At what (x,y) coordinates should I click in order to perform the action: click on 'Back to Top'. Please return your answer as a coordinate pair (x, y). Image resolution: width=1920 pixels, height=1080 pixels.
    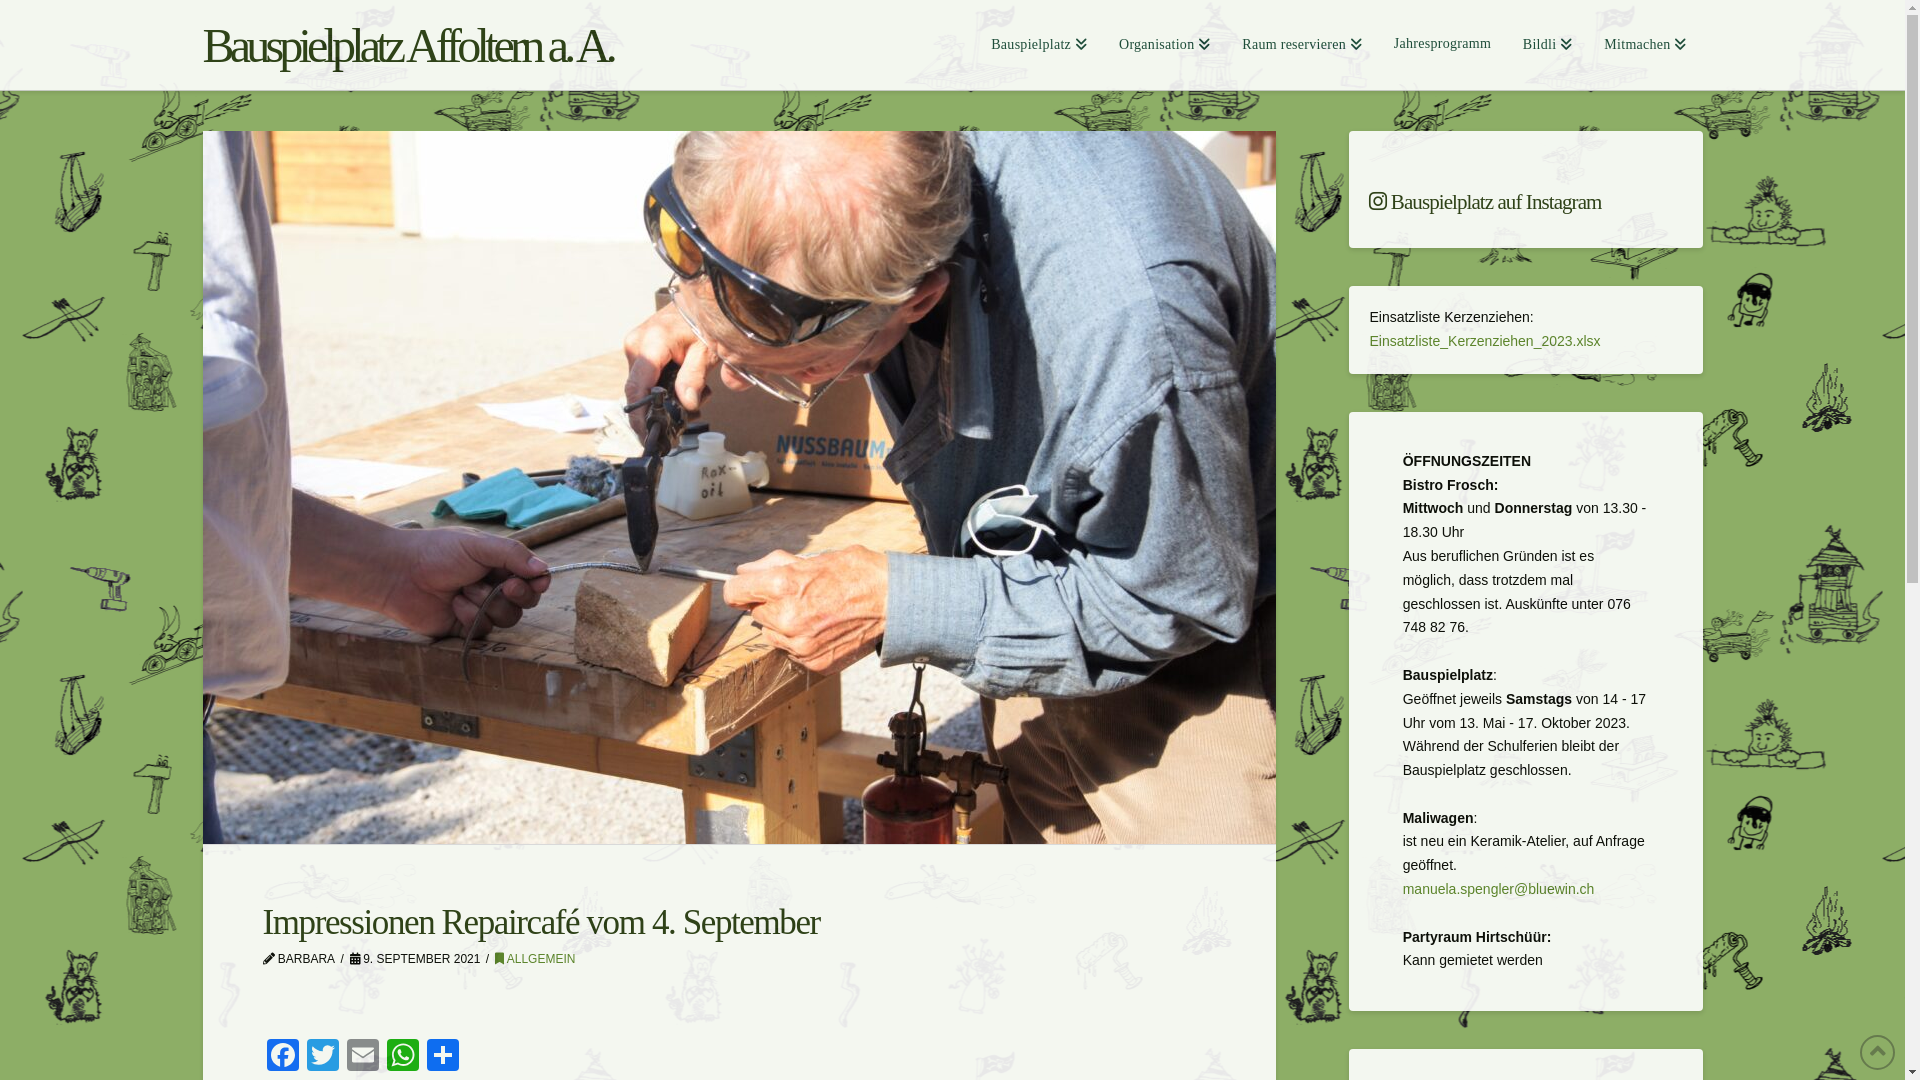
    Looking at the image, I should click on (1876, 1051).